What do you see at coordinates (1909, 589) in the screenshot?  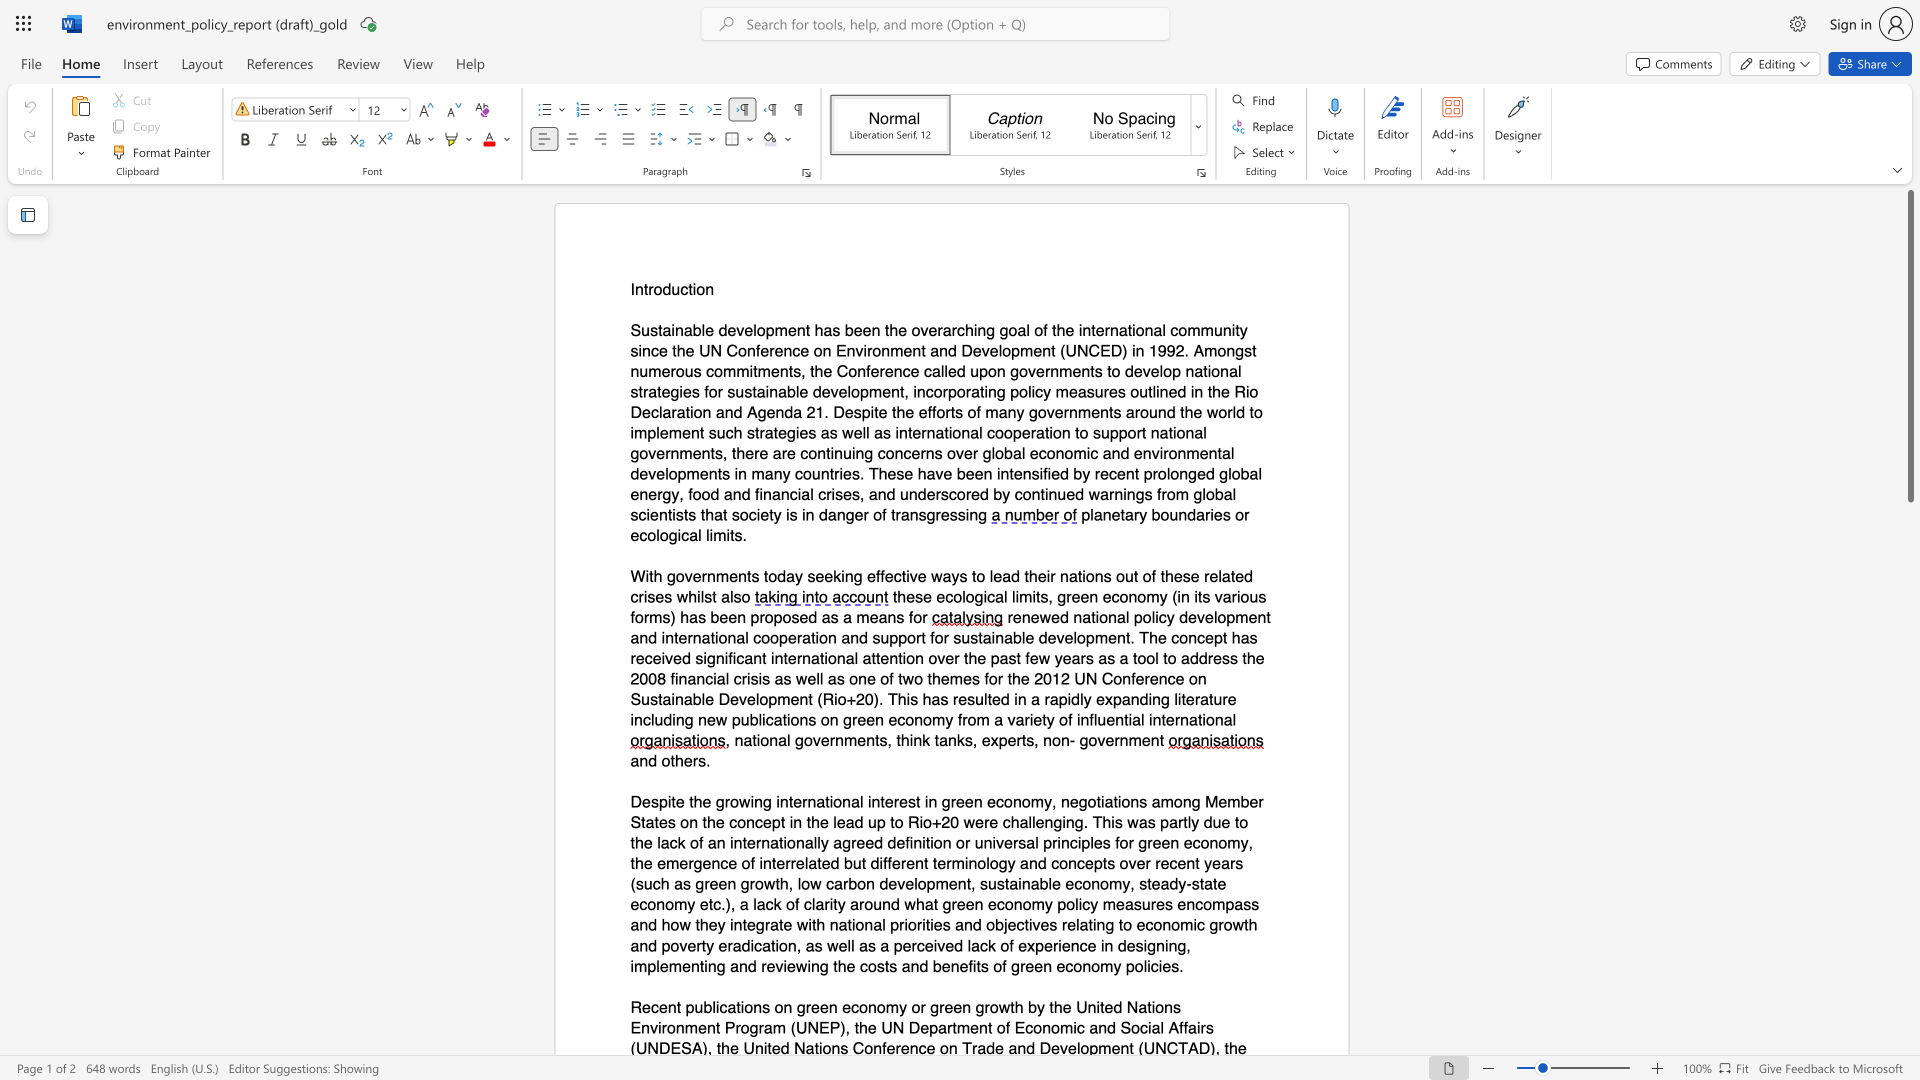 I see `the scrollbar to move the page down` at bounding box center [1909, 589].